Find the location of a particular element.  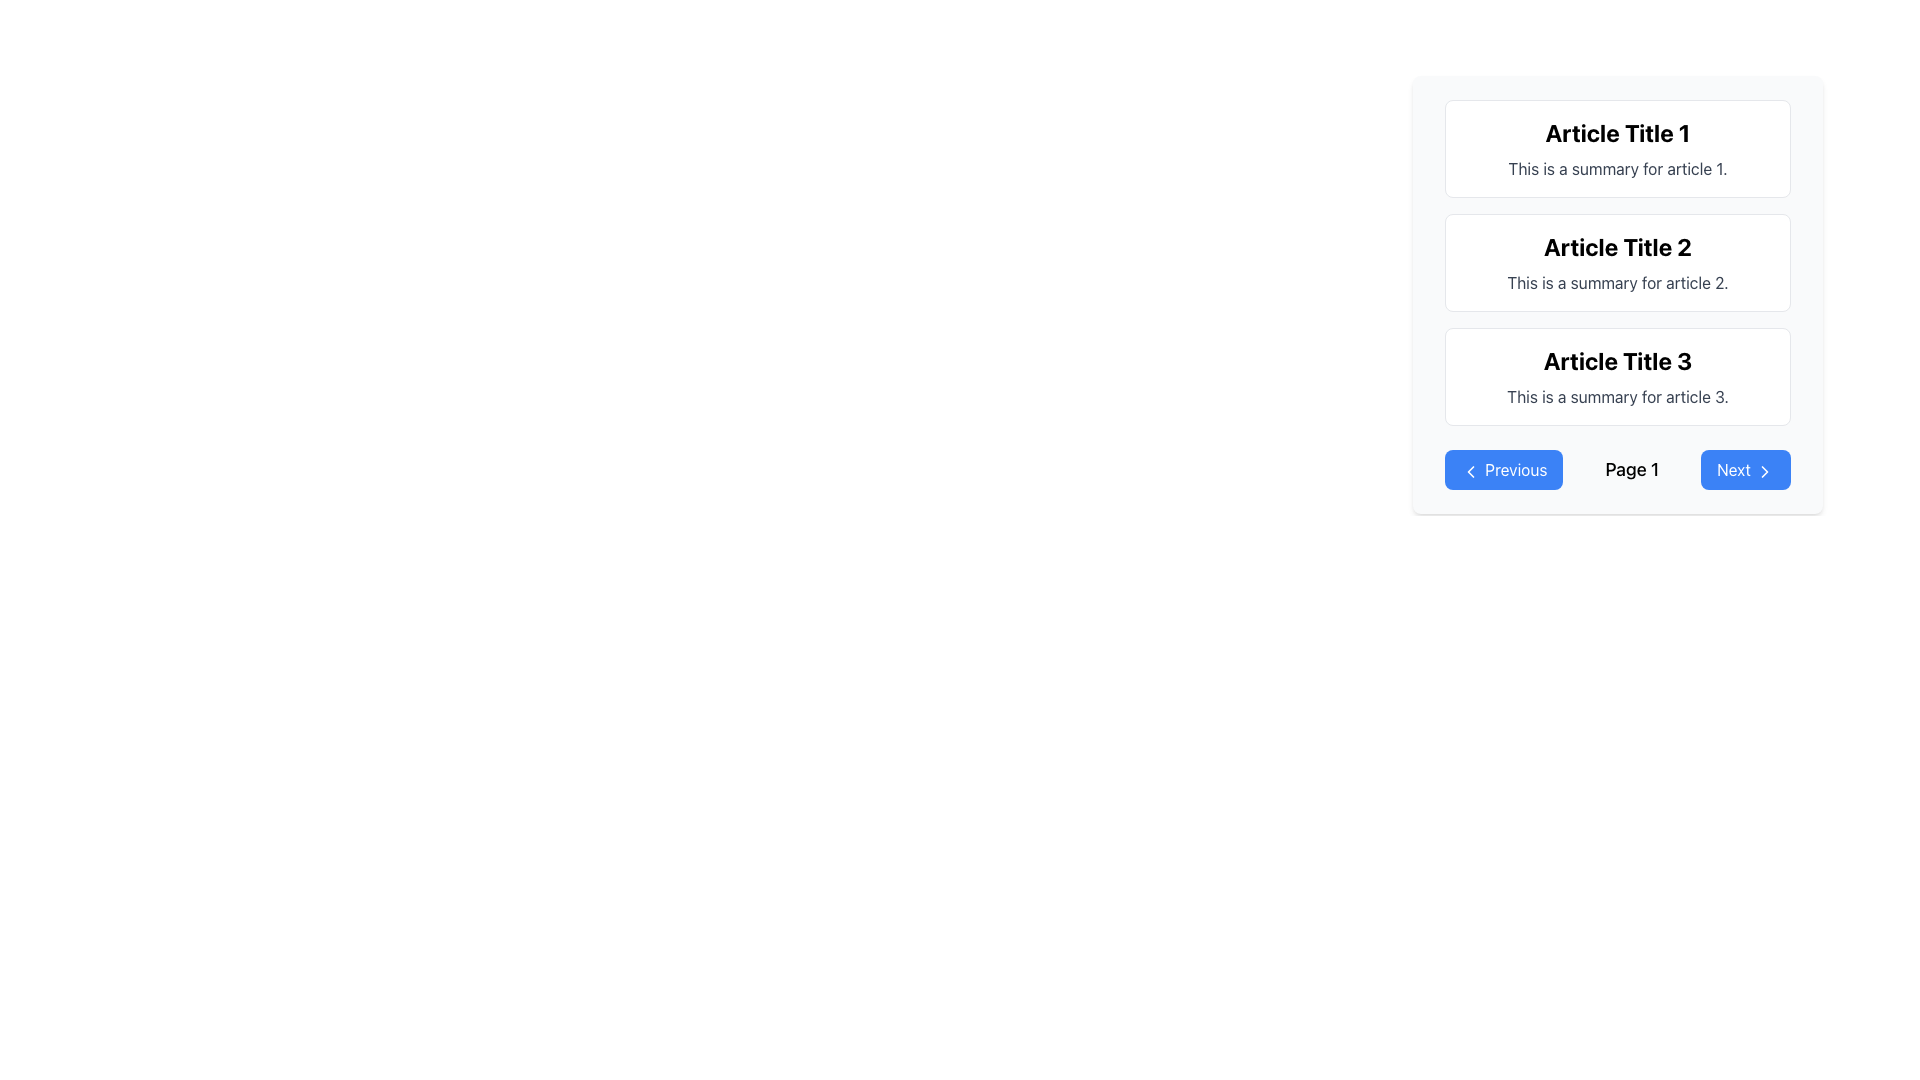

the text label that summarizes the article titled 'Article Title 1' is located at coordinates (1617, 168).